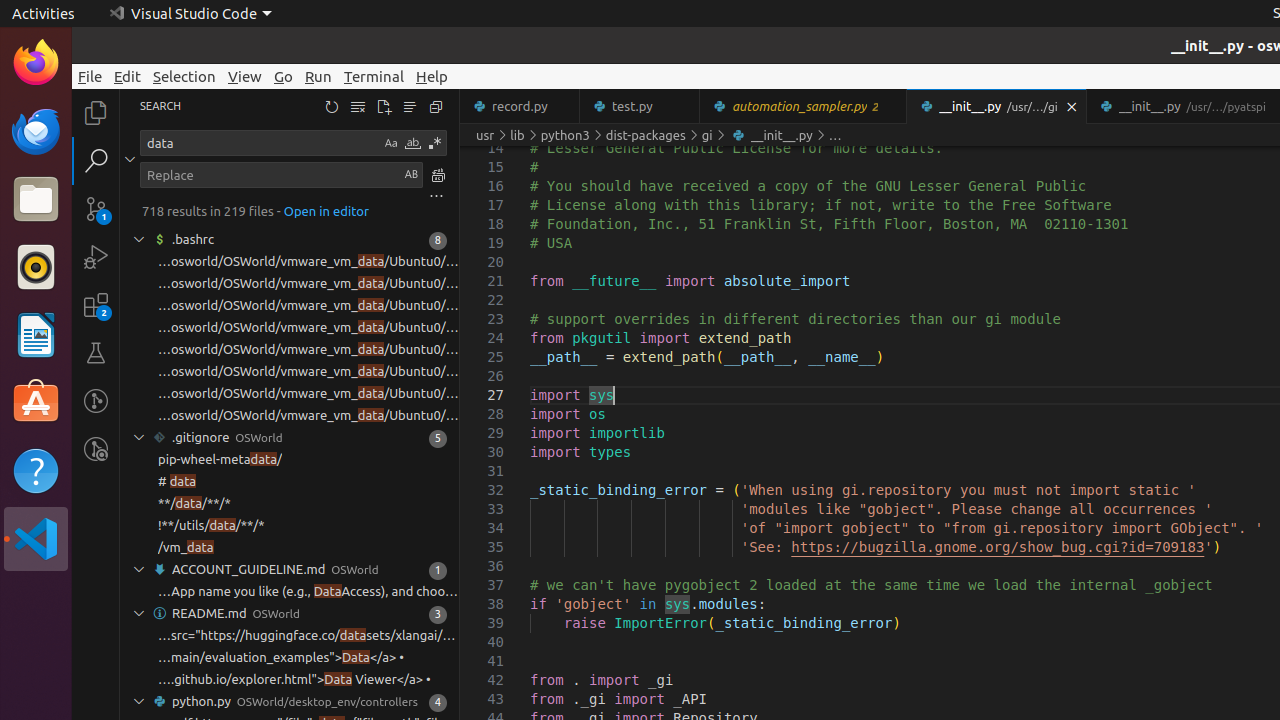 The height and width of the screenshot is (720, 1280). Describe the element at coordinates (307, 305) in the screenshot. I see `'…osworld/OSWorld/vmware_vm_data/Ubuntu0/Ubuntu0.vmx "/bin/bash" "$1 > /home/user/vm.log 2>&1" && vmrun -gu user -gp password copyFileFromGuestToHost /home/PJLAB/luyi1/osworld/OSWorld/vmware_vm_data/Ubuntu0/Ubuntu0.vmx /home/user/vm.log vm.log; }; _vm'` at that location.